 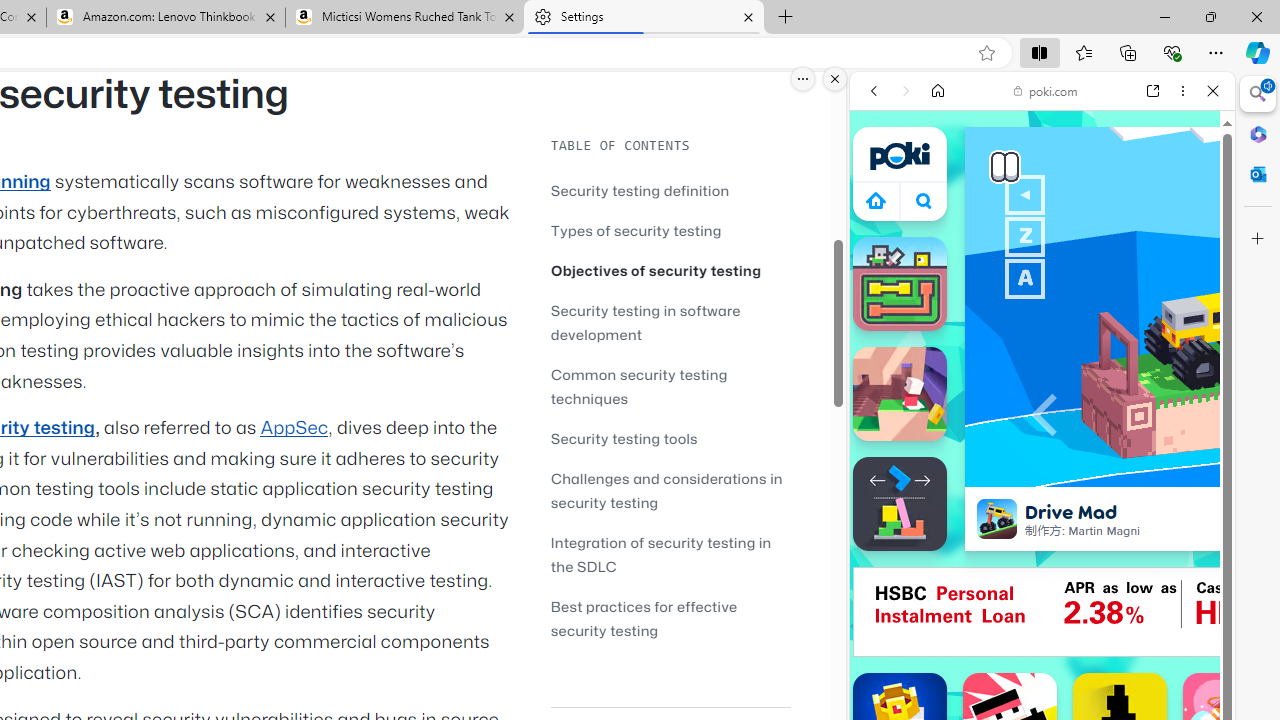 I want to click on 'Integration of security testing in the SDLC', so click(x=661, y=554).